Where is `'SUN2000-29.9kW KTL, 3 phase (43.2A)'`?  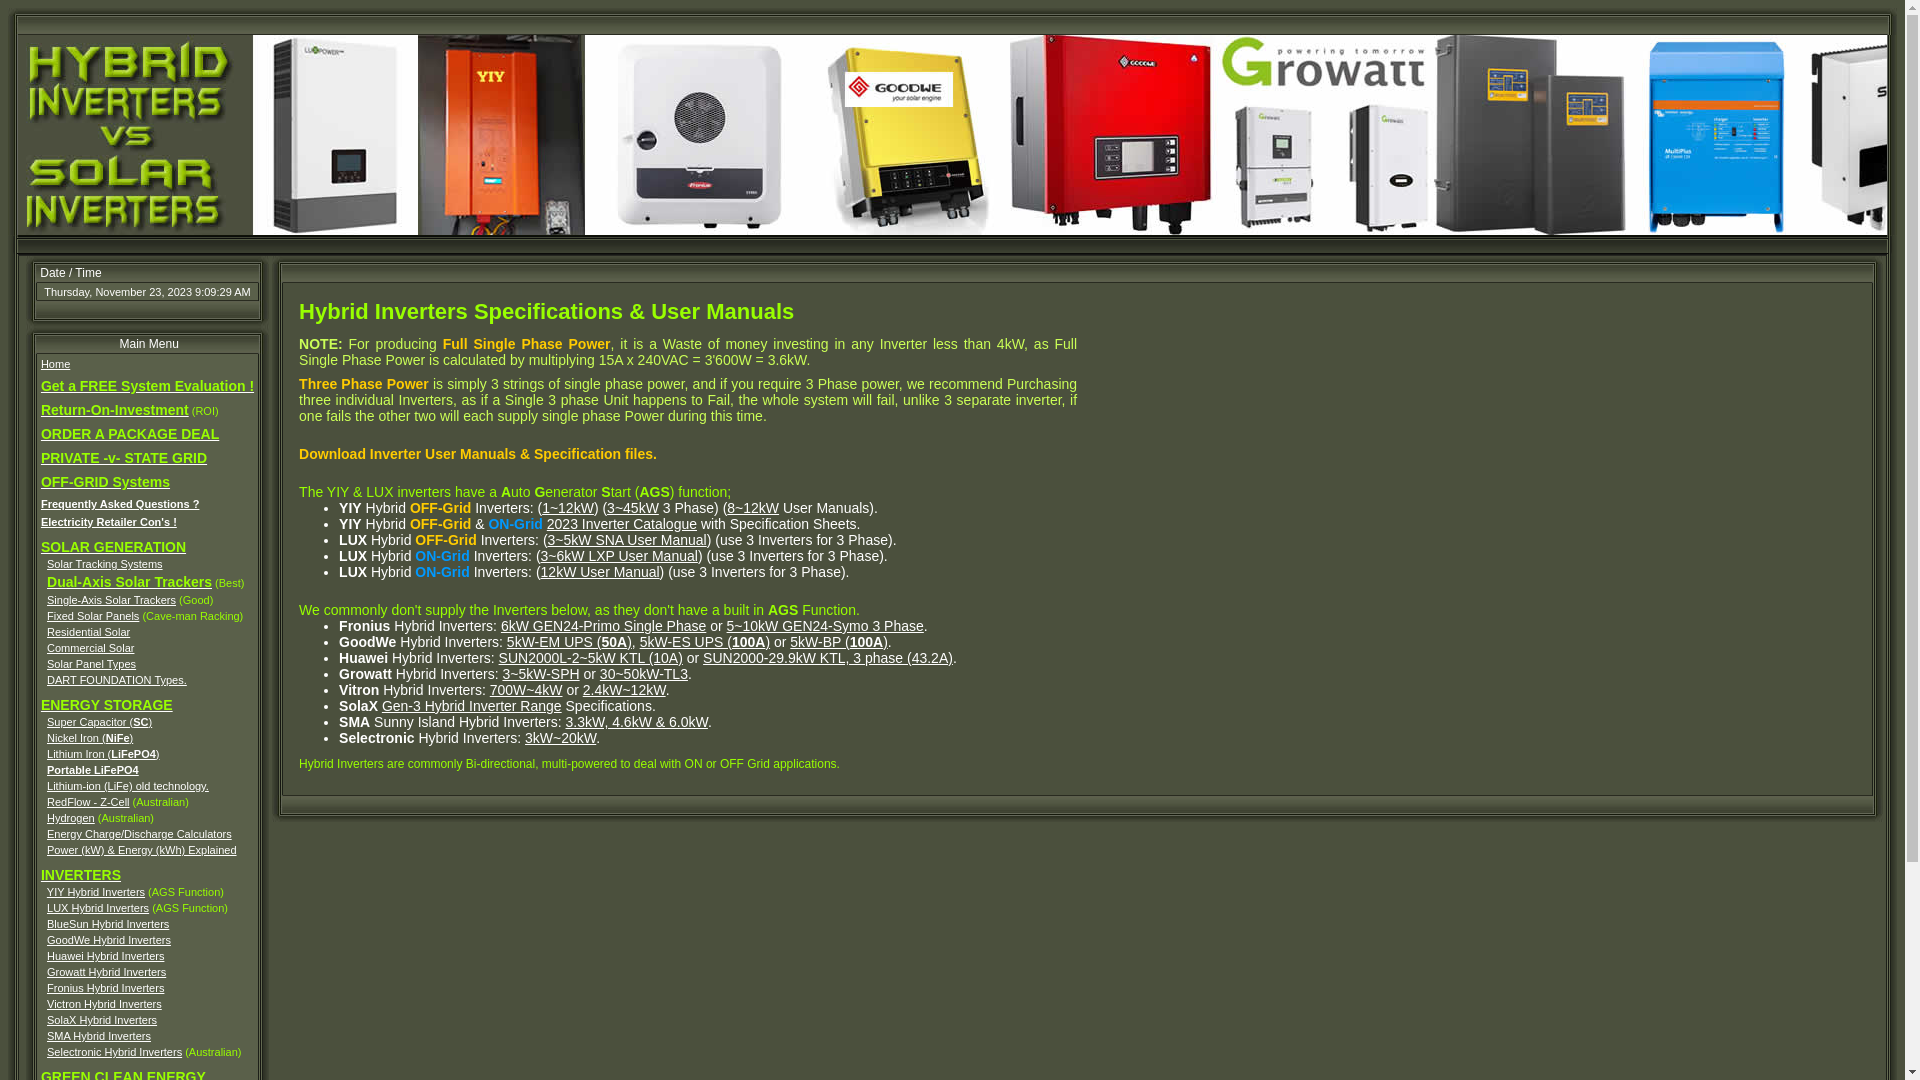
'SUN2000-29.9kW KTL, 3 phase (43.2A)' is located at coordinates (828, 658).